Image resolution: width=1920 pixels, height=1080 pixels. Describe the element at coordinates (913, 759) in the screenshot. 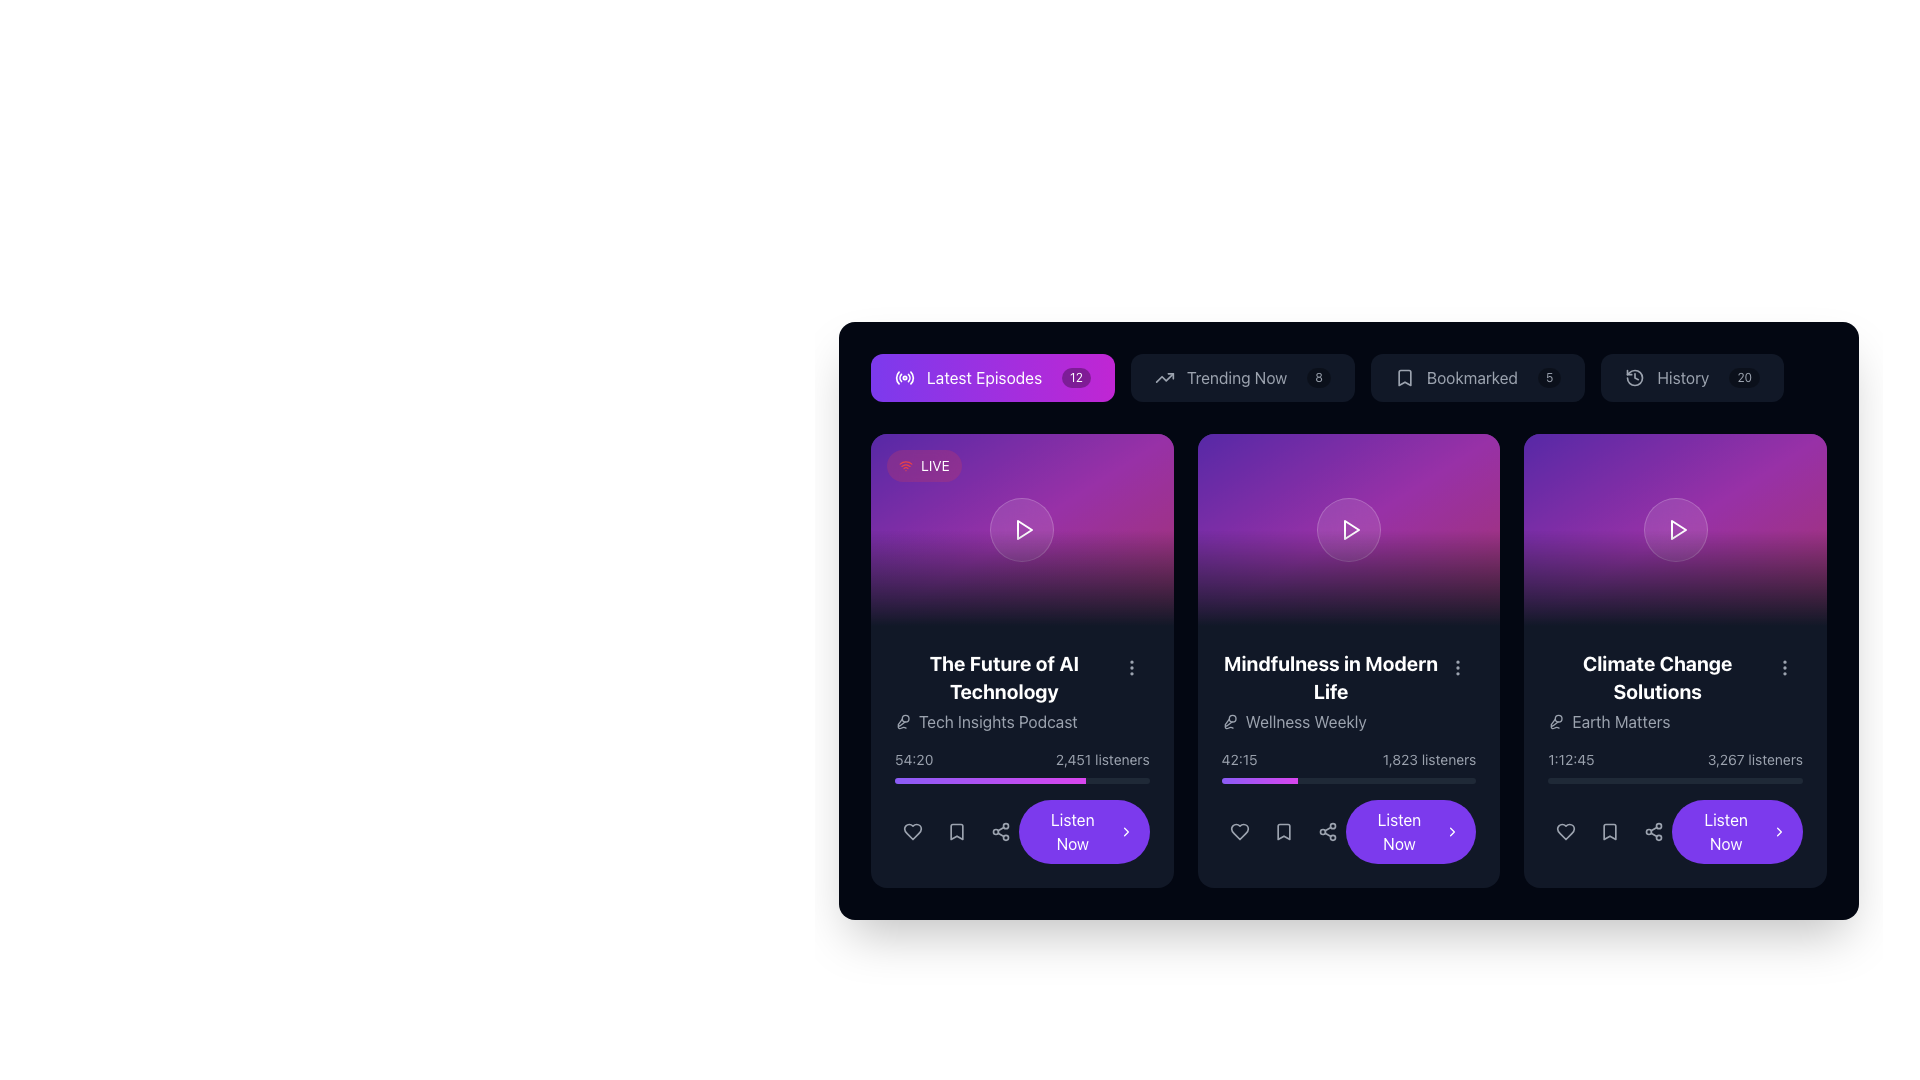

I see `the static text label displaying '54:20', which is located in the bottom-left corner of the card representing 'The Future of AI Technology'` at that location.